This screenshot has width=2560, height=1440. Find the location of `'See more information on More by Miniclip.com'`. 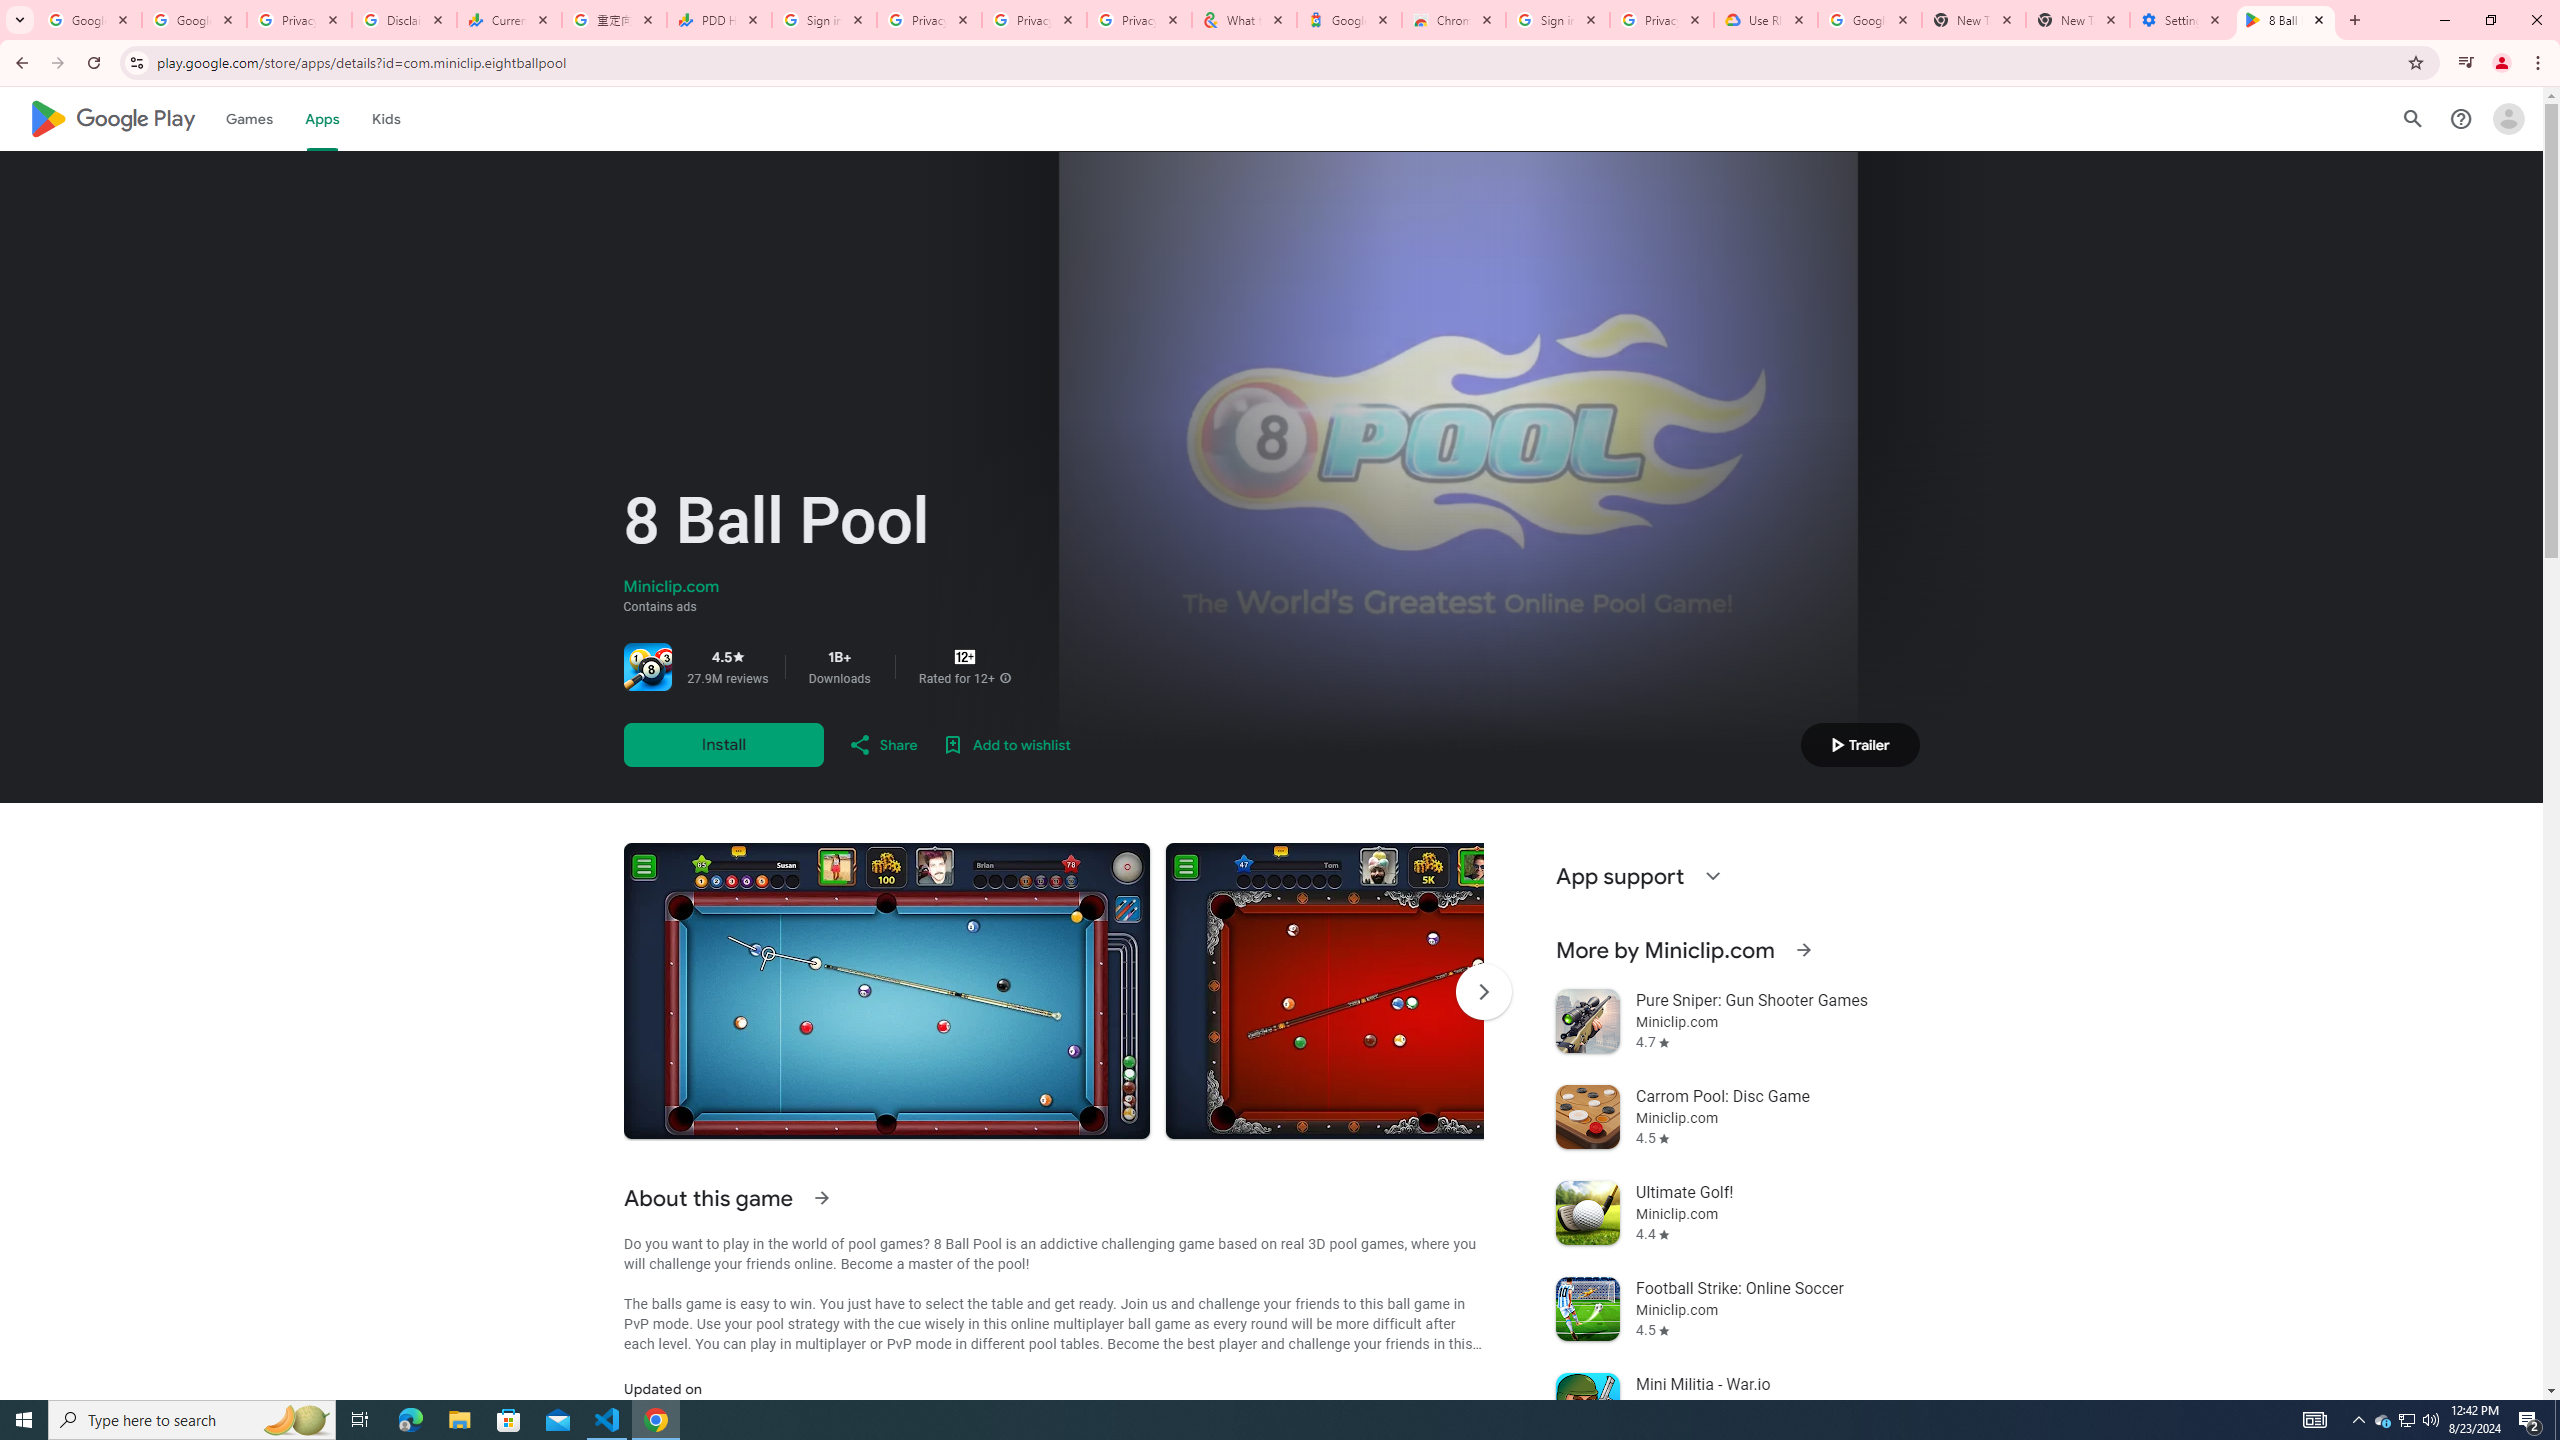

'See more information on More by Miniclip.com' is located at coordinates (1802, 949).